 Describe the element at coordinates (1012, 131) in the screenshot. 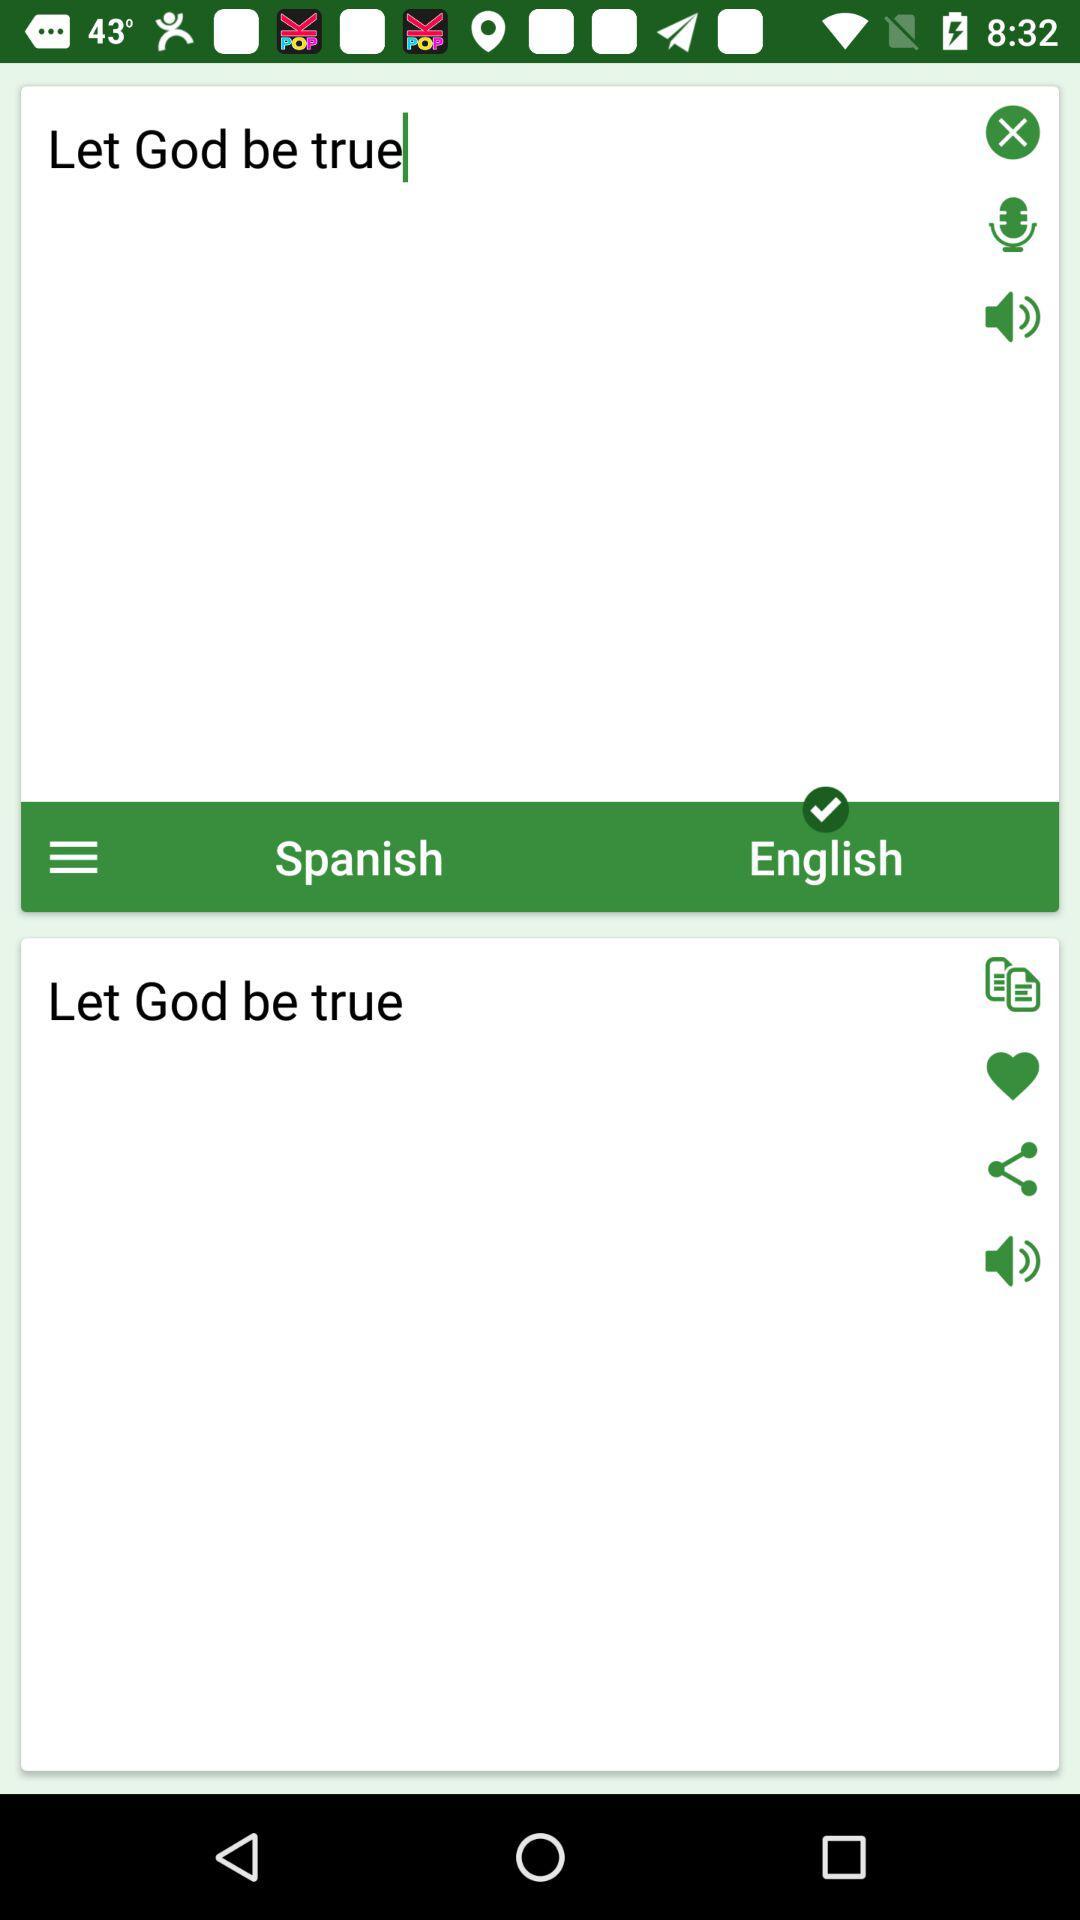

I see `out of text box` at that location.